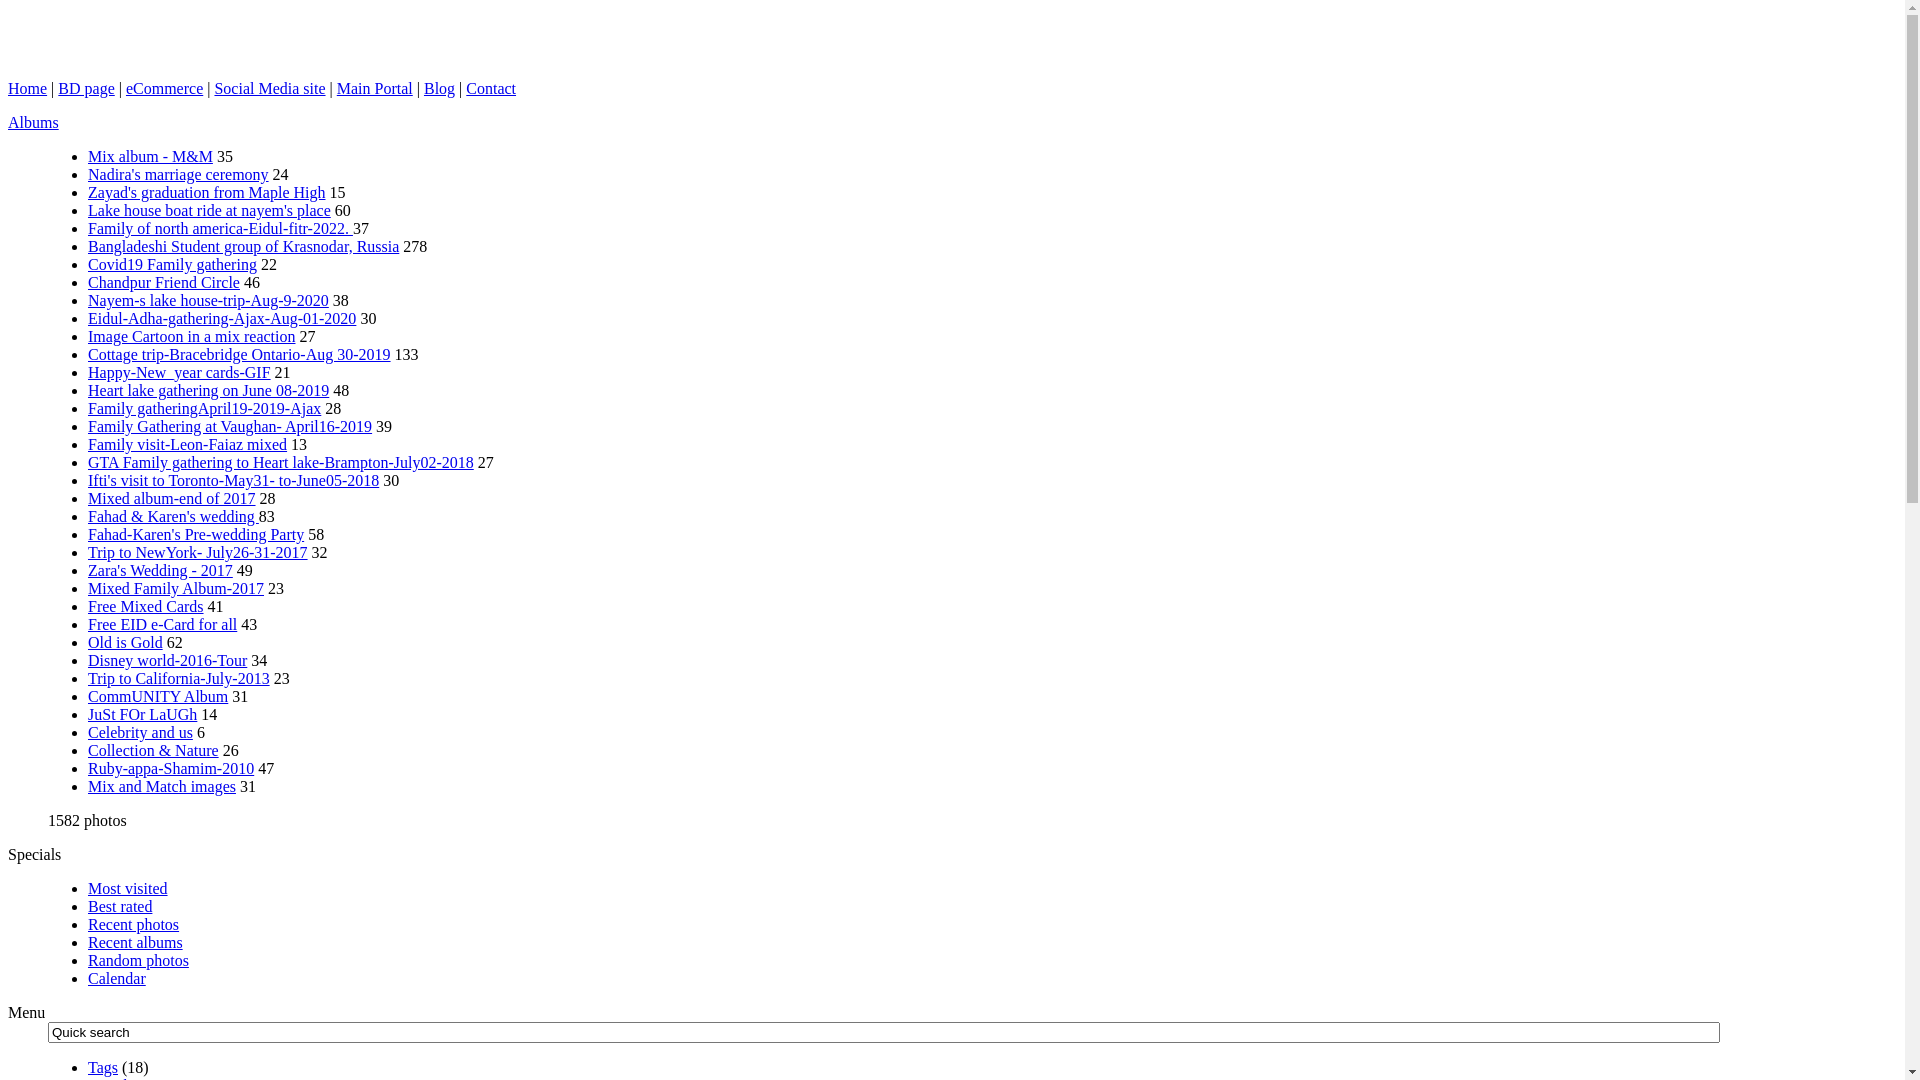 Image resolution: width=1920 pixels, height=1080 pixels. I want to click on 'Recent albums', so click(134, 942).